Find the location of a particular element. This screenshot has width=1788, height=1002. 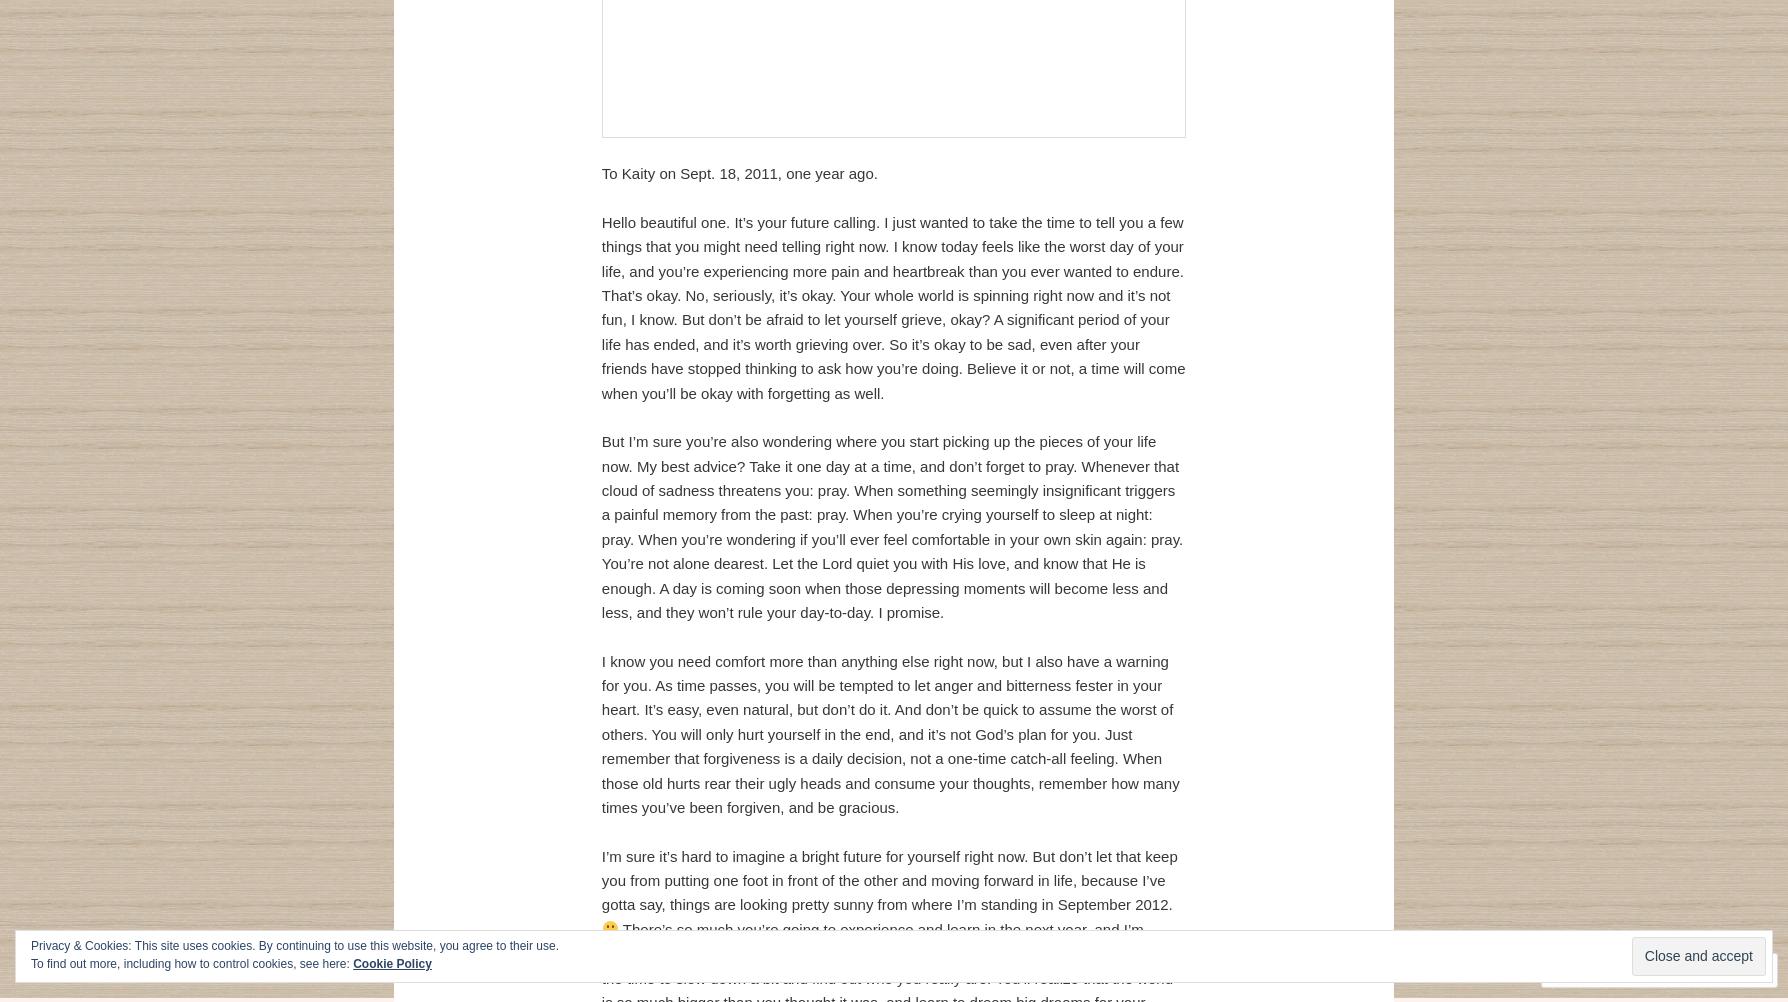

'To find out more, including how to control cookies, see here:' is located at coordinates (192, 963).